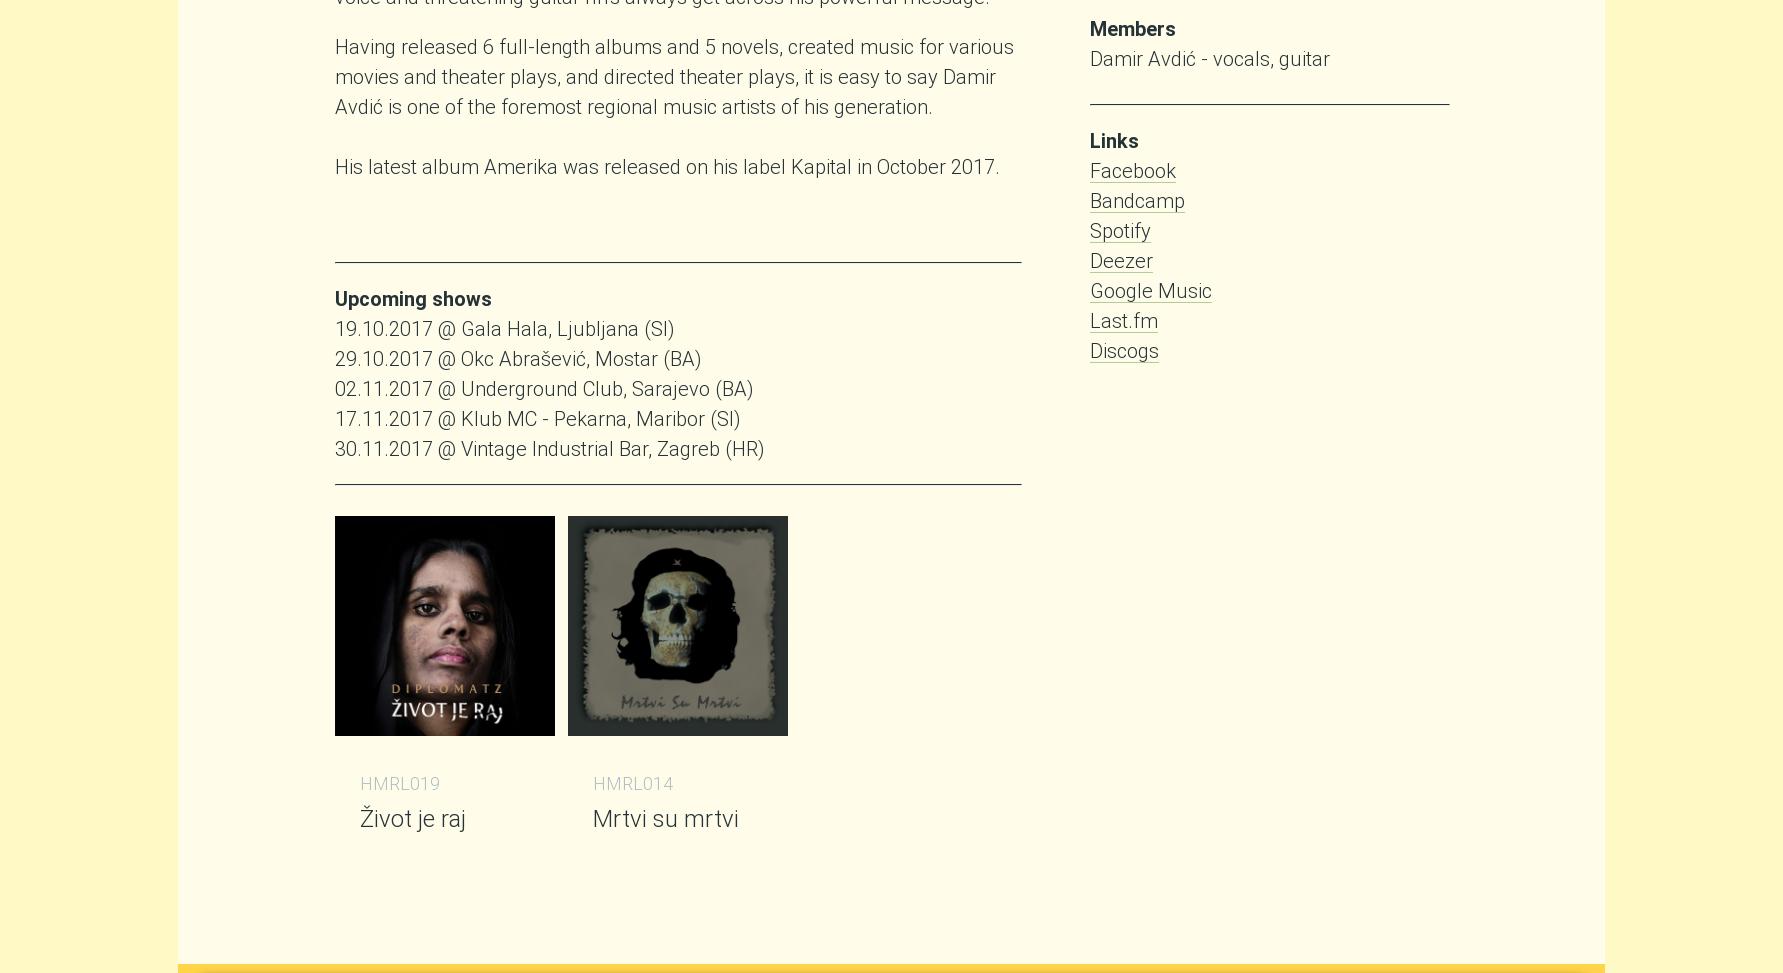 The height and width of the screenshot is (973, 1783). Describe the element at coordinates (632, 782) in the screenshot. I see `'HMRL014'` at that location.